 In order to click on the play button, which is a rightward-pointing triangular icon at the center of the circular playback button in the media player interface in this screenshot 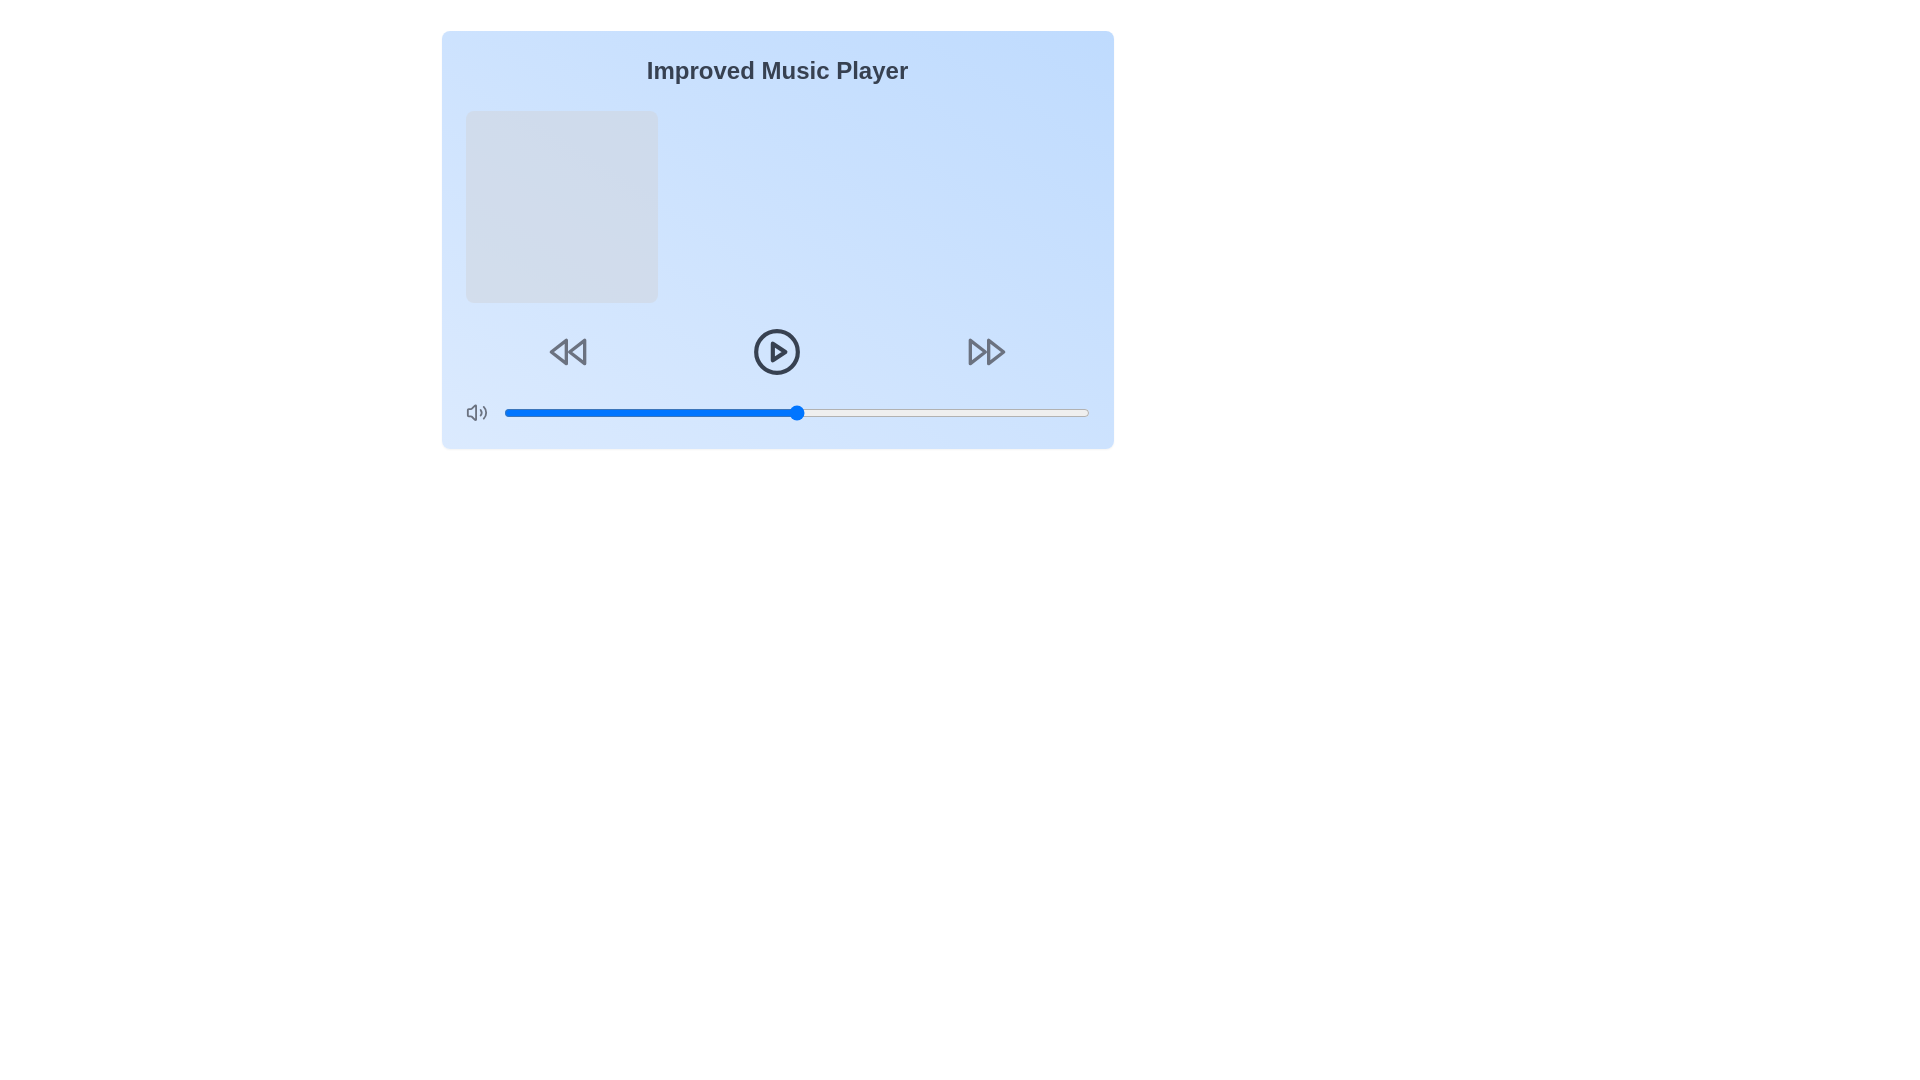, I will do `click(778, 350)`.